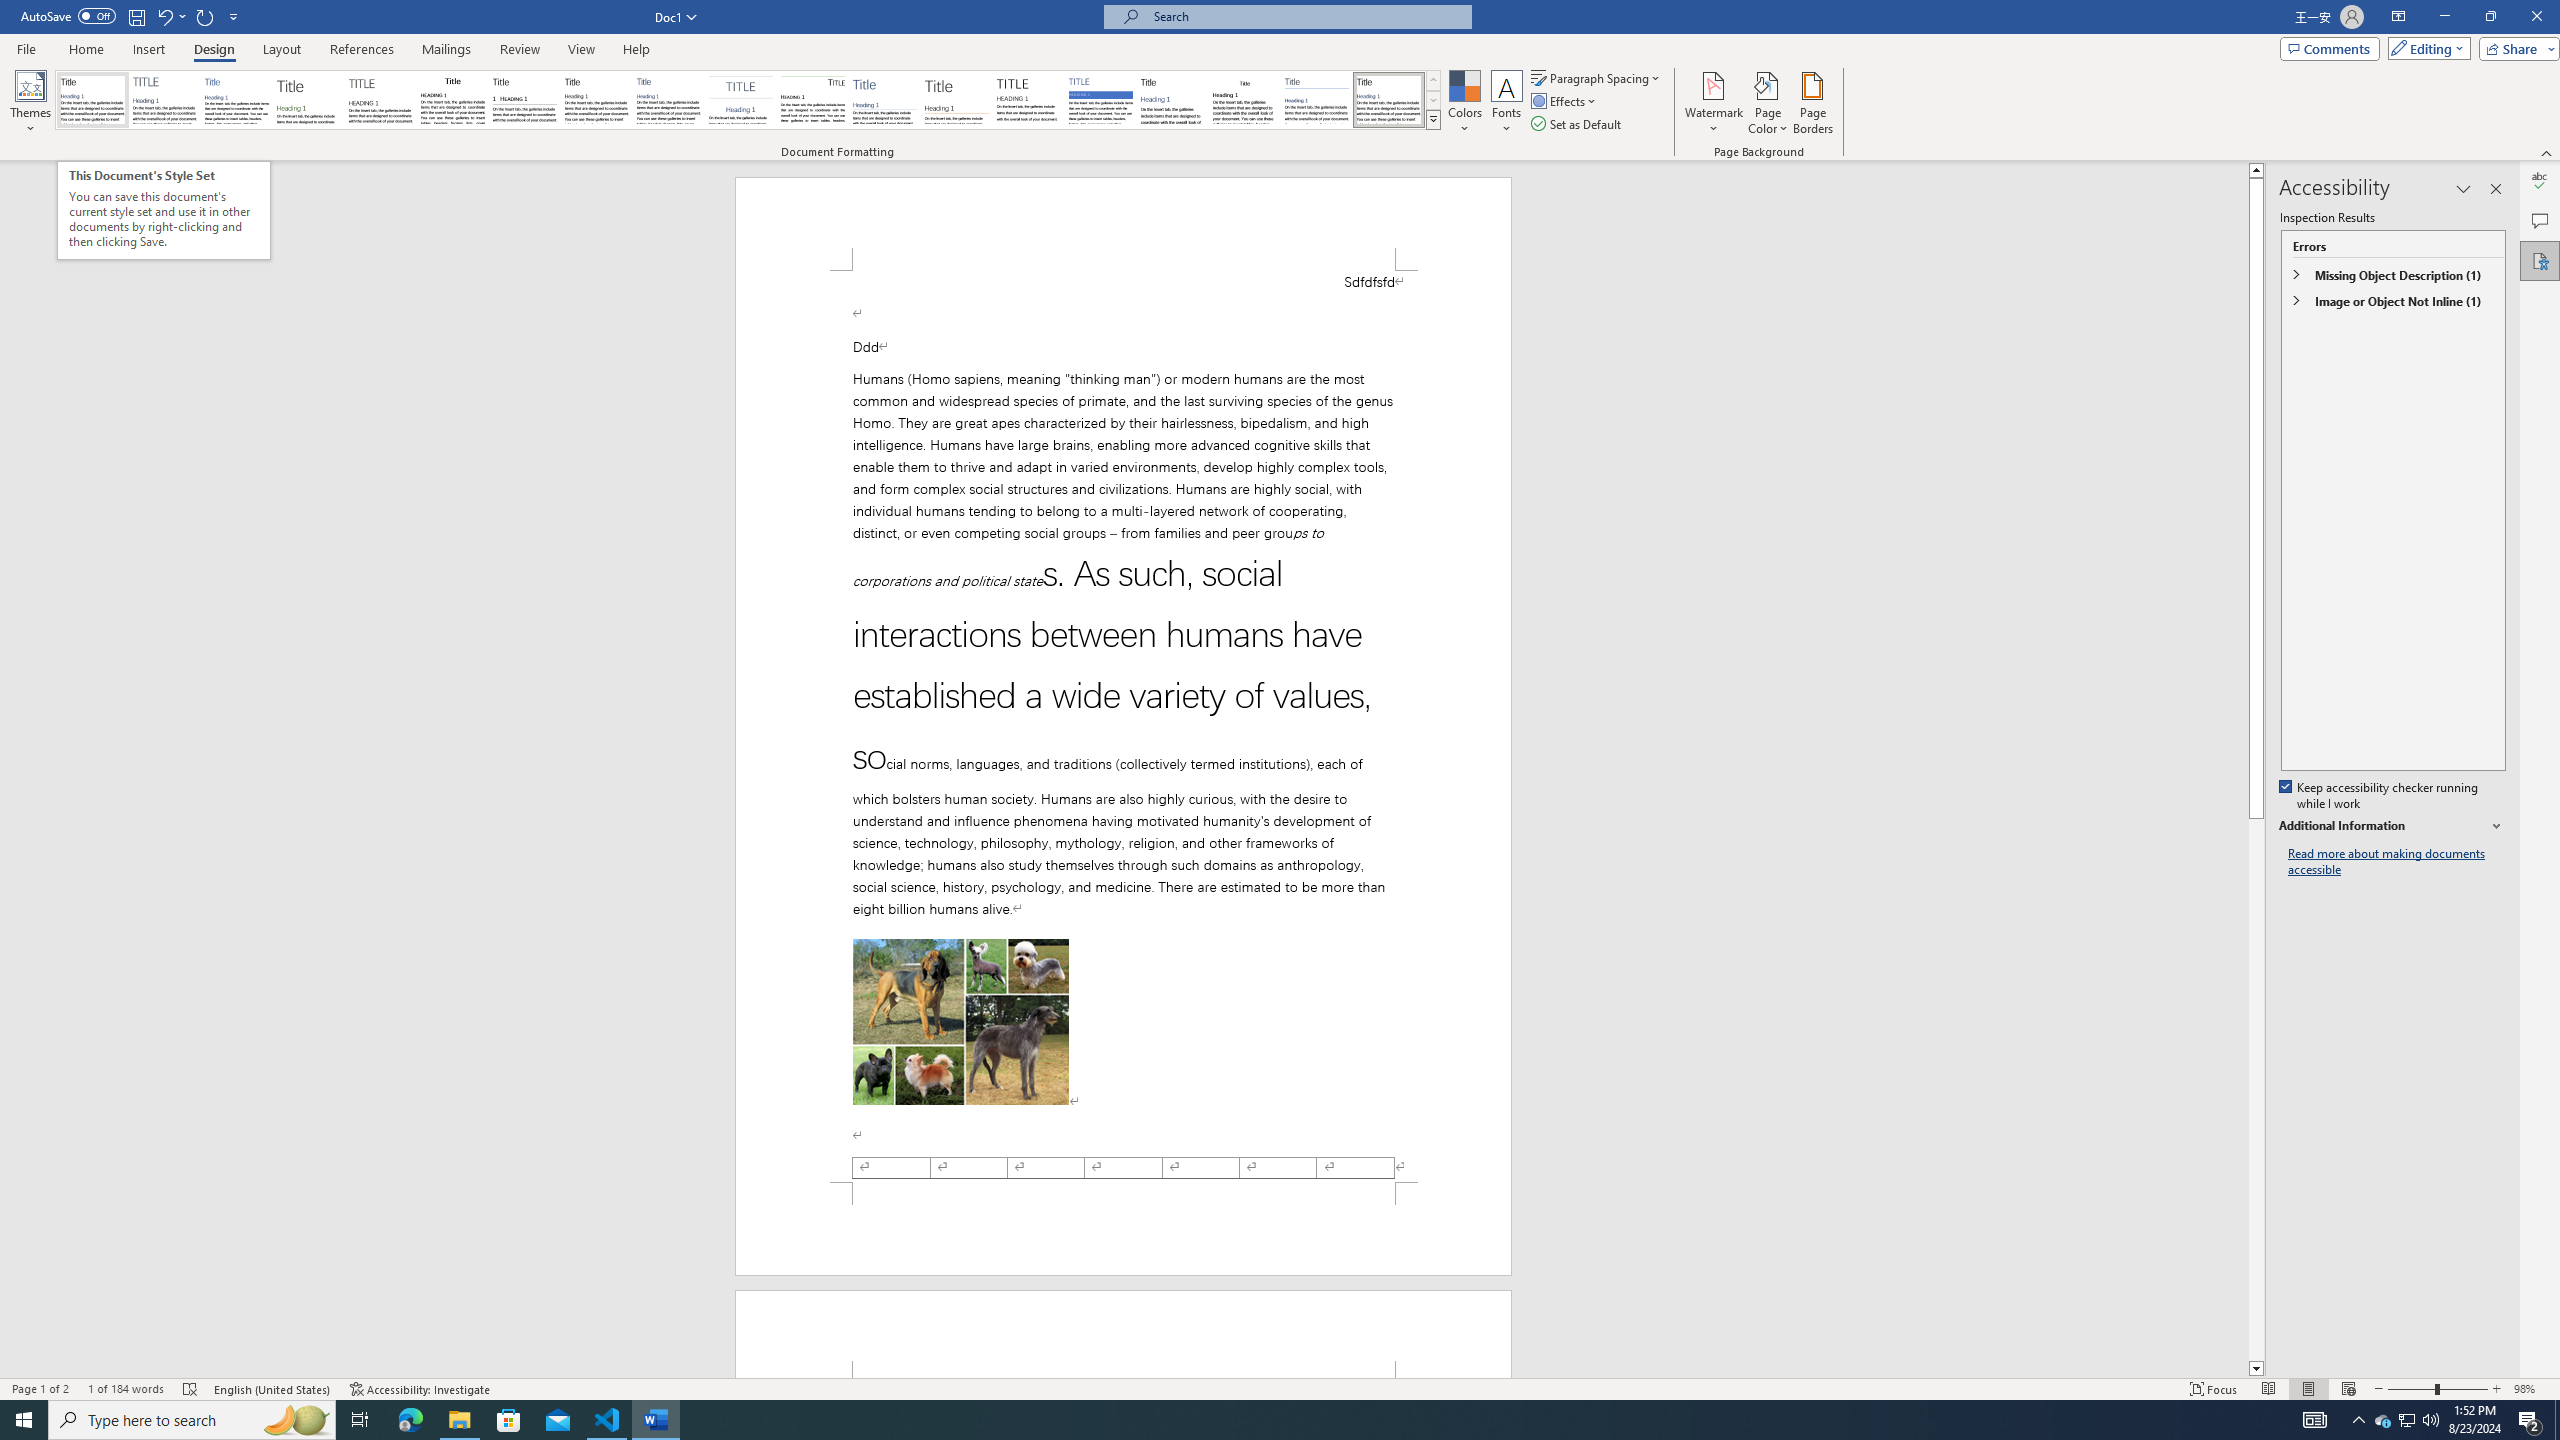 Image resolution: width=2560 pixels, height=1440 pixels. I want to click on 'Casual', so click(668, 99).